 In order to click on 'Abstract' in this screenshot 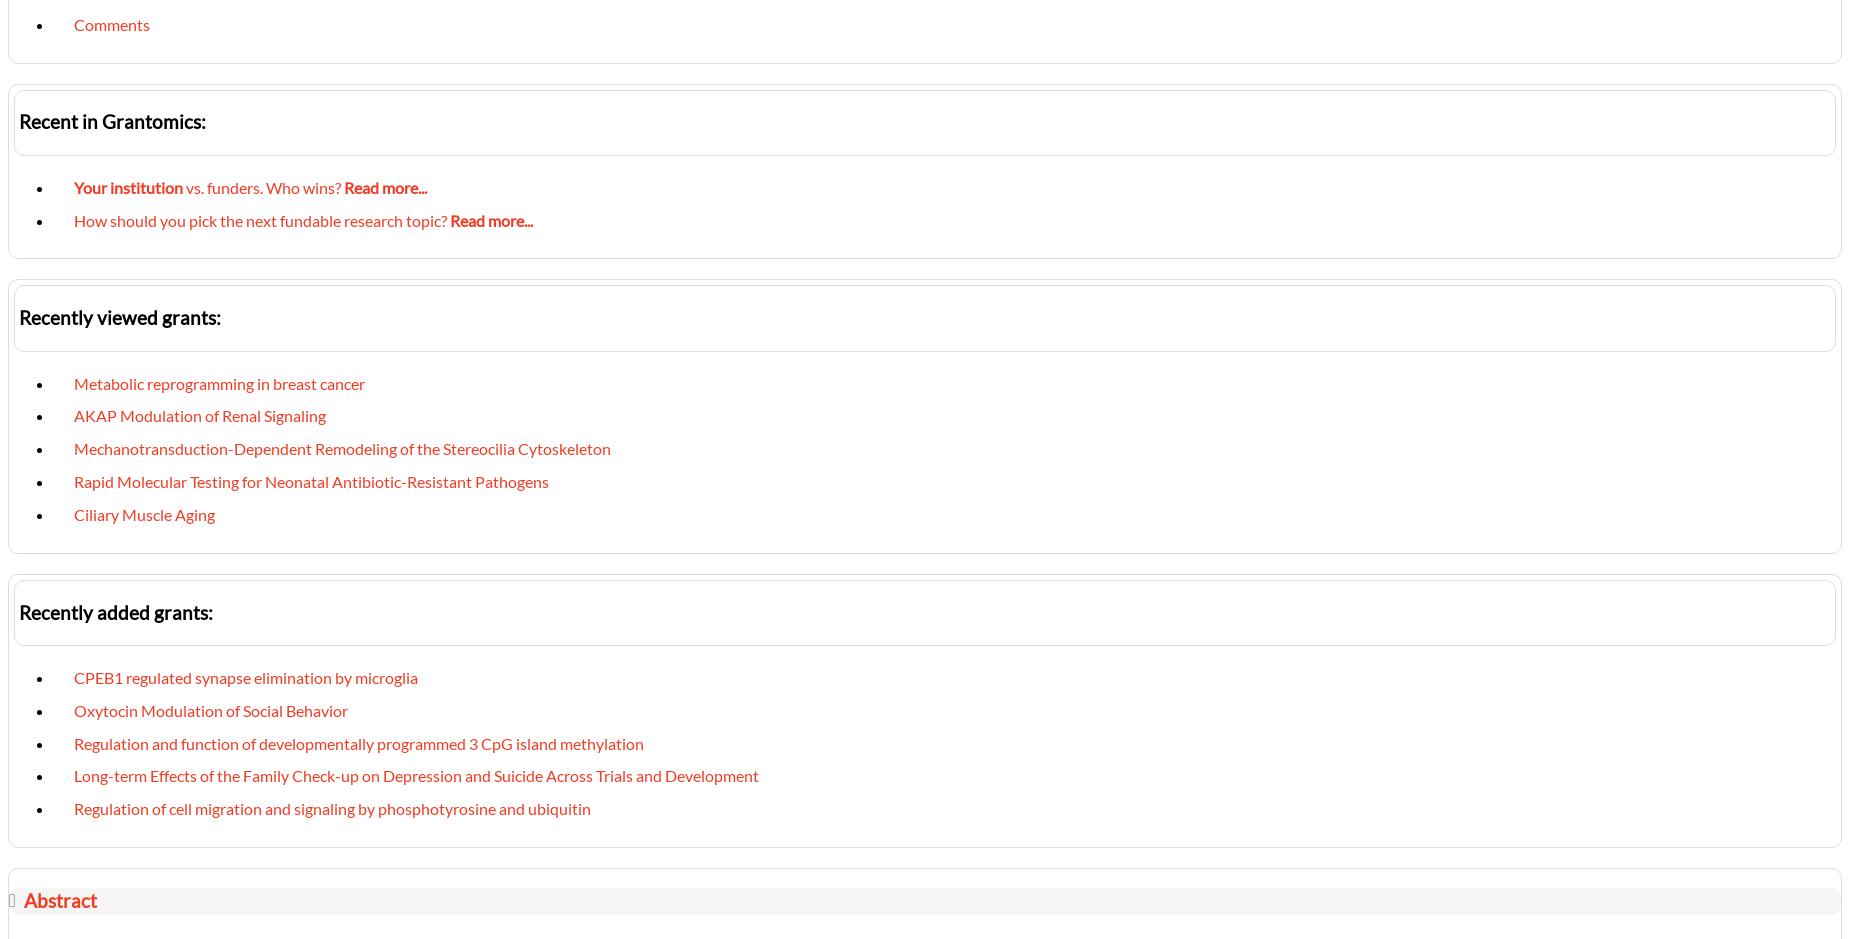, I will do `click(58, 900)`.